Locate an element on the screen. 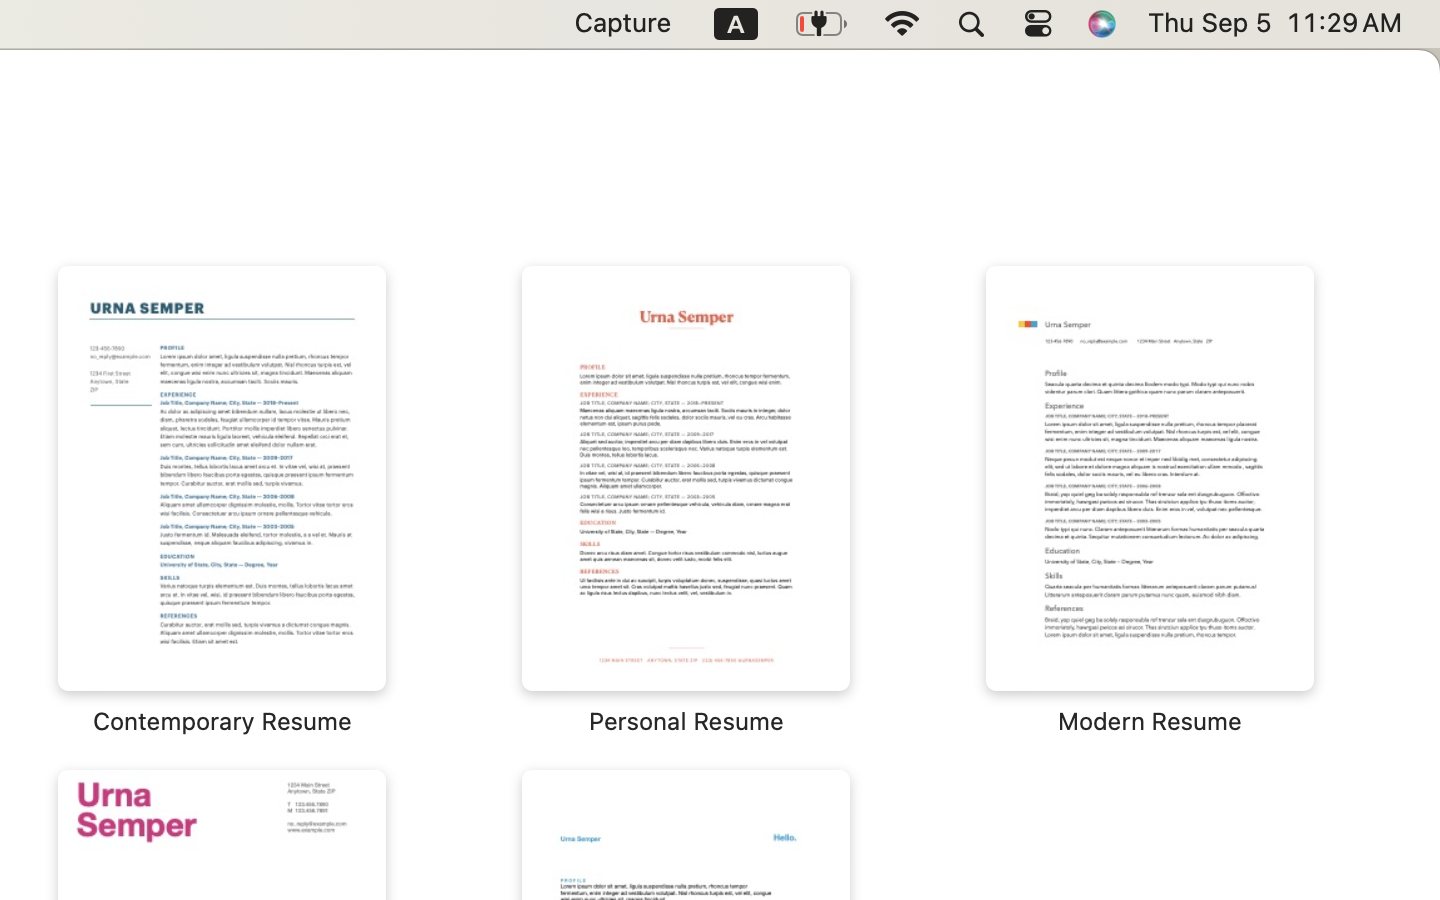 Image resolution: width=1440 pixels, height=900 pixels. '‎⁨Modern Resume⁩' is located at coordinates (1149, 500).